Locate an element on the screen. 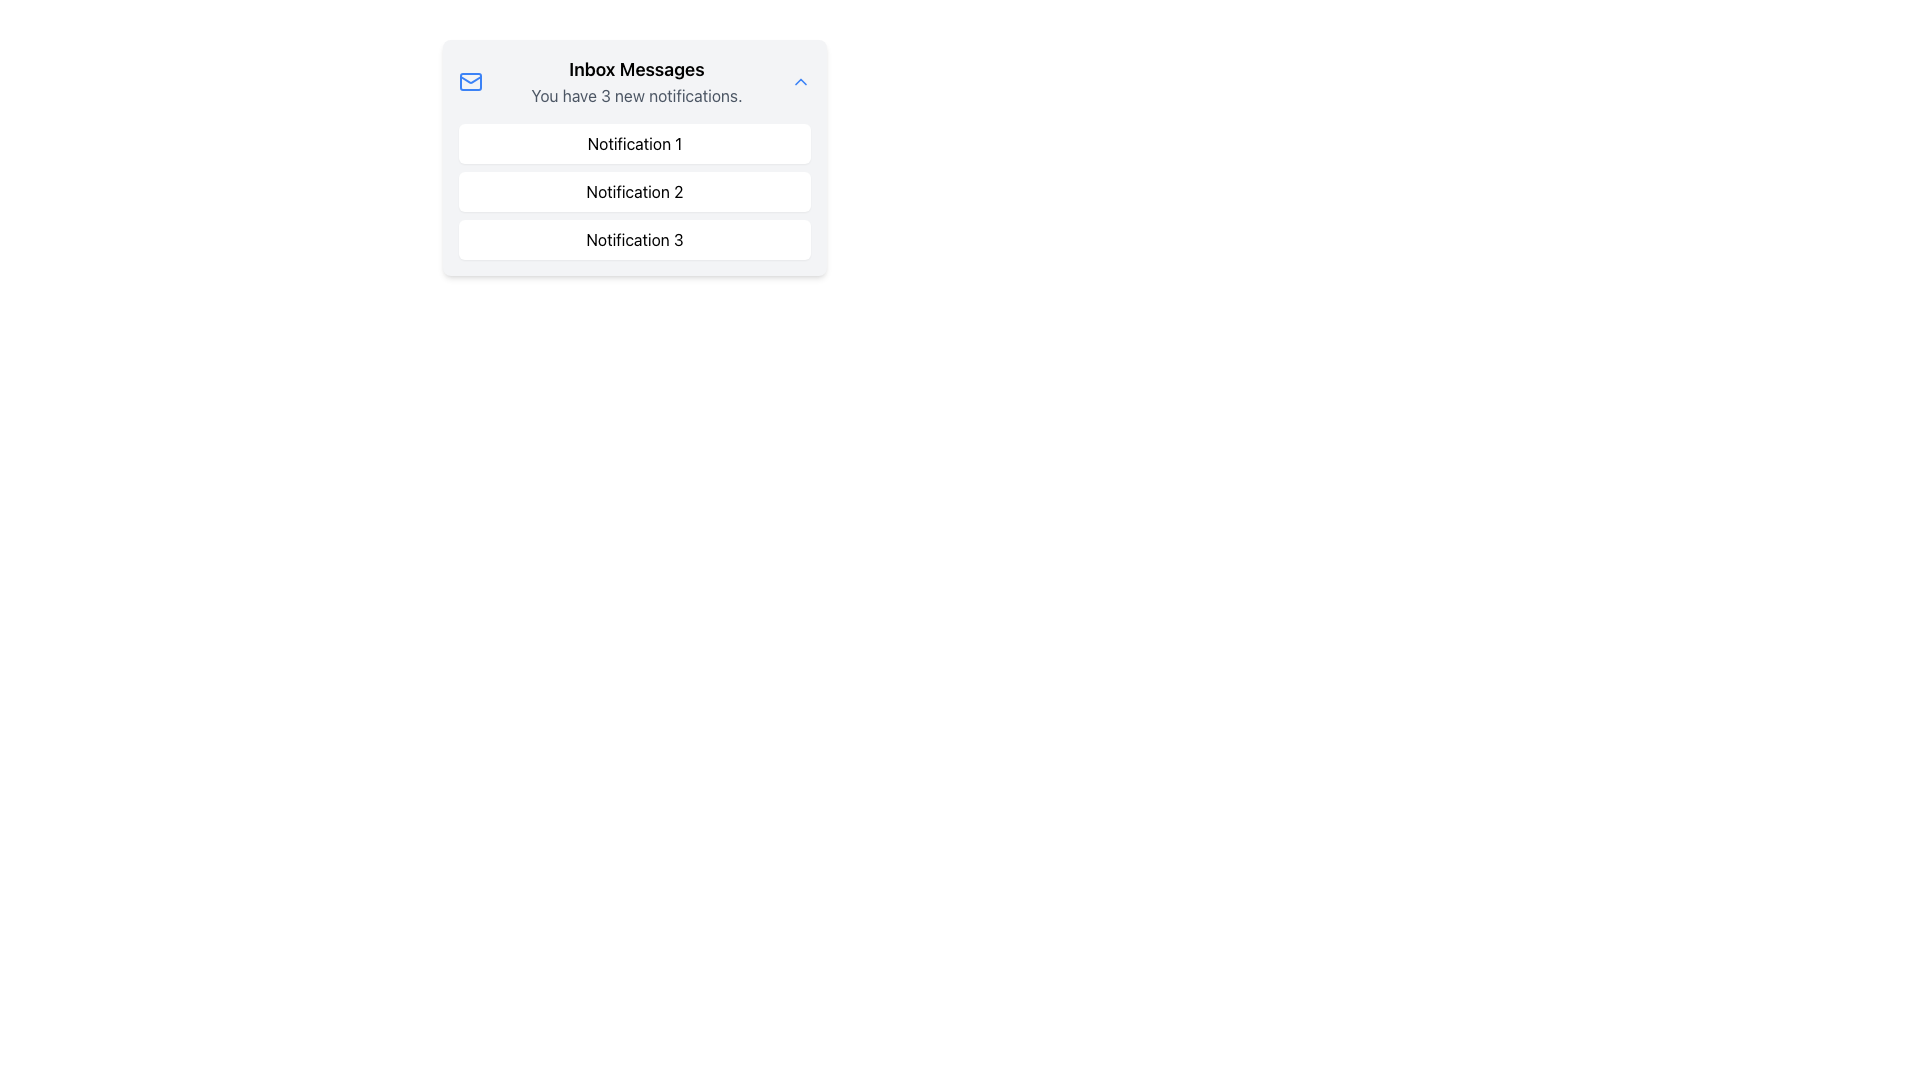  the Icon button located to the far-right of the header, adjacent to the 'Inbox Messages' text is located at coordinates (801, 80).